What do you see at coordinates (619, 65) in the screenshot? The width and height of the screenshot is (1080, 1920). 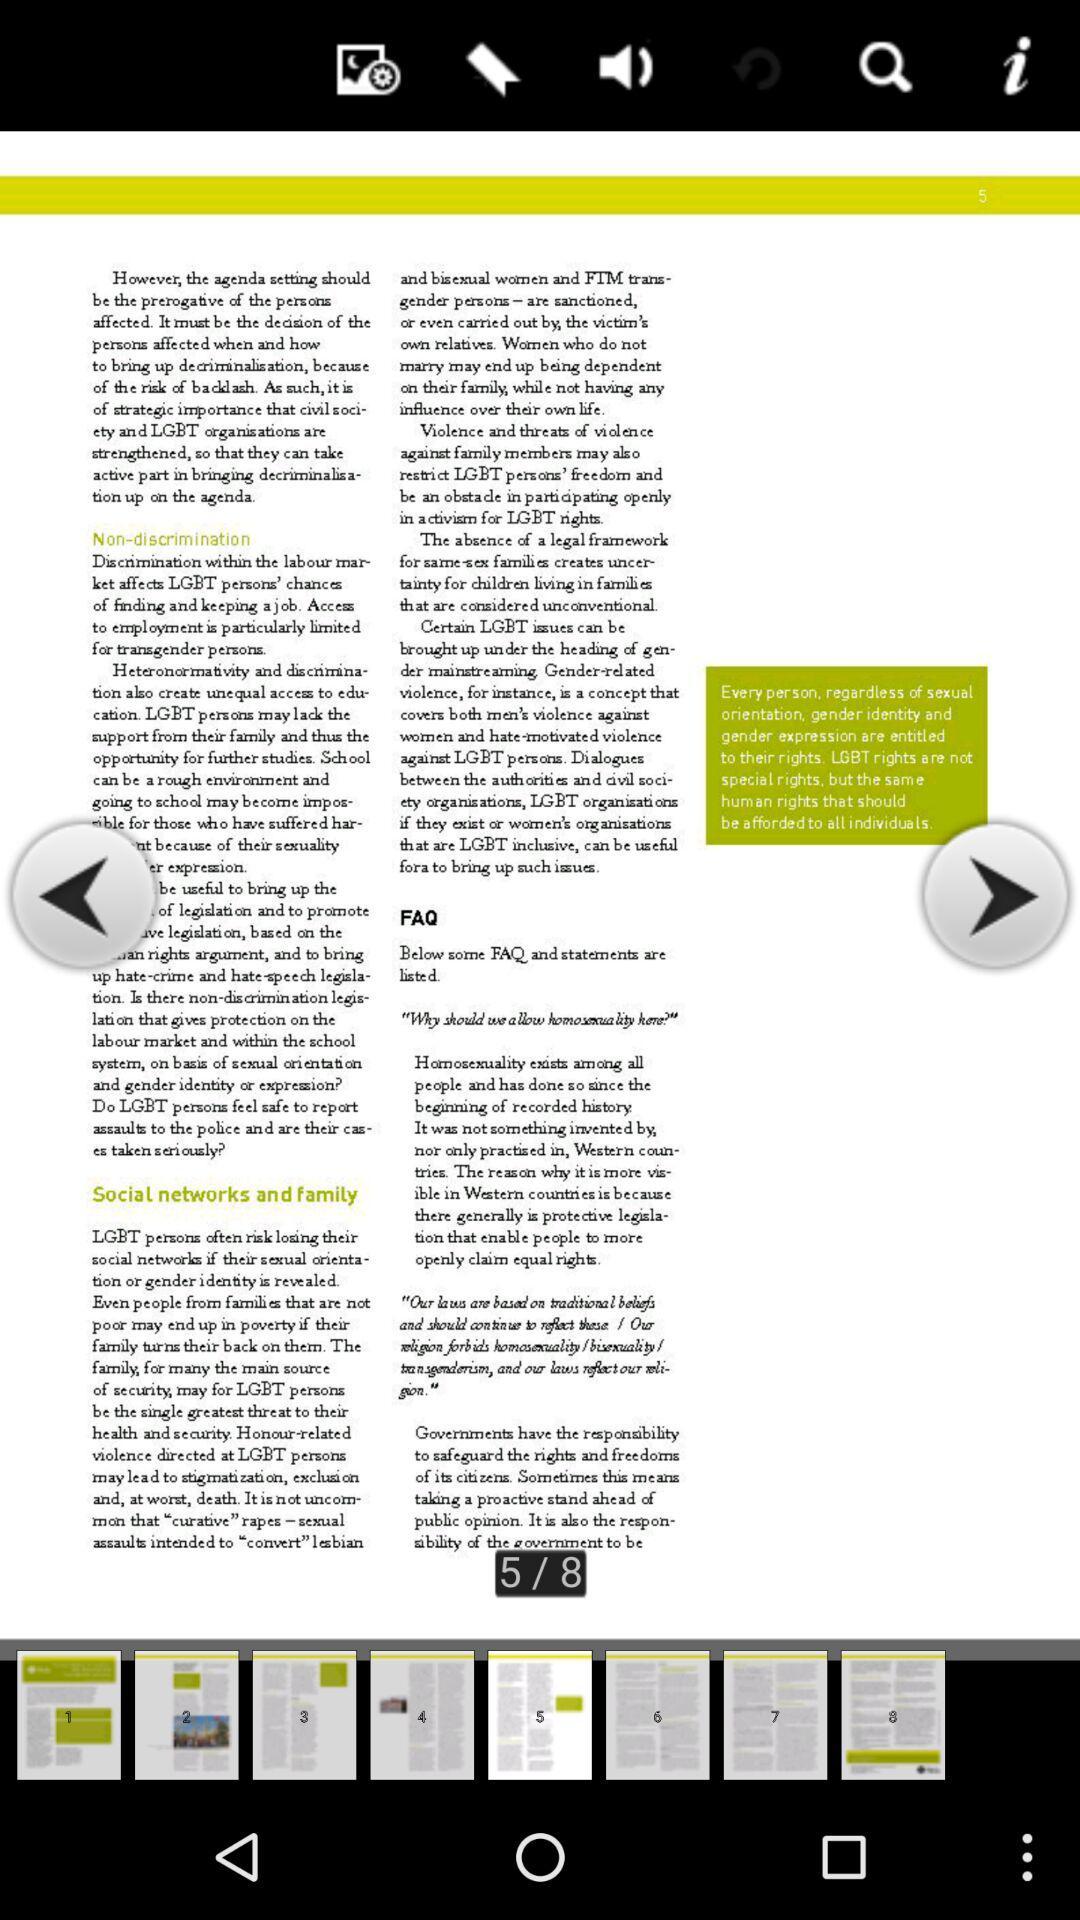 I see `audiobook play icon` at bounding box center [619, 65].